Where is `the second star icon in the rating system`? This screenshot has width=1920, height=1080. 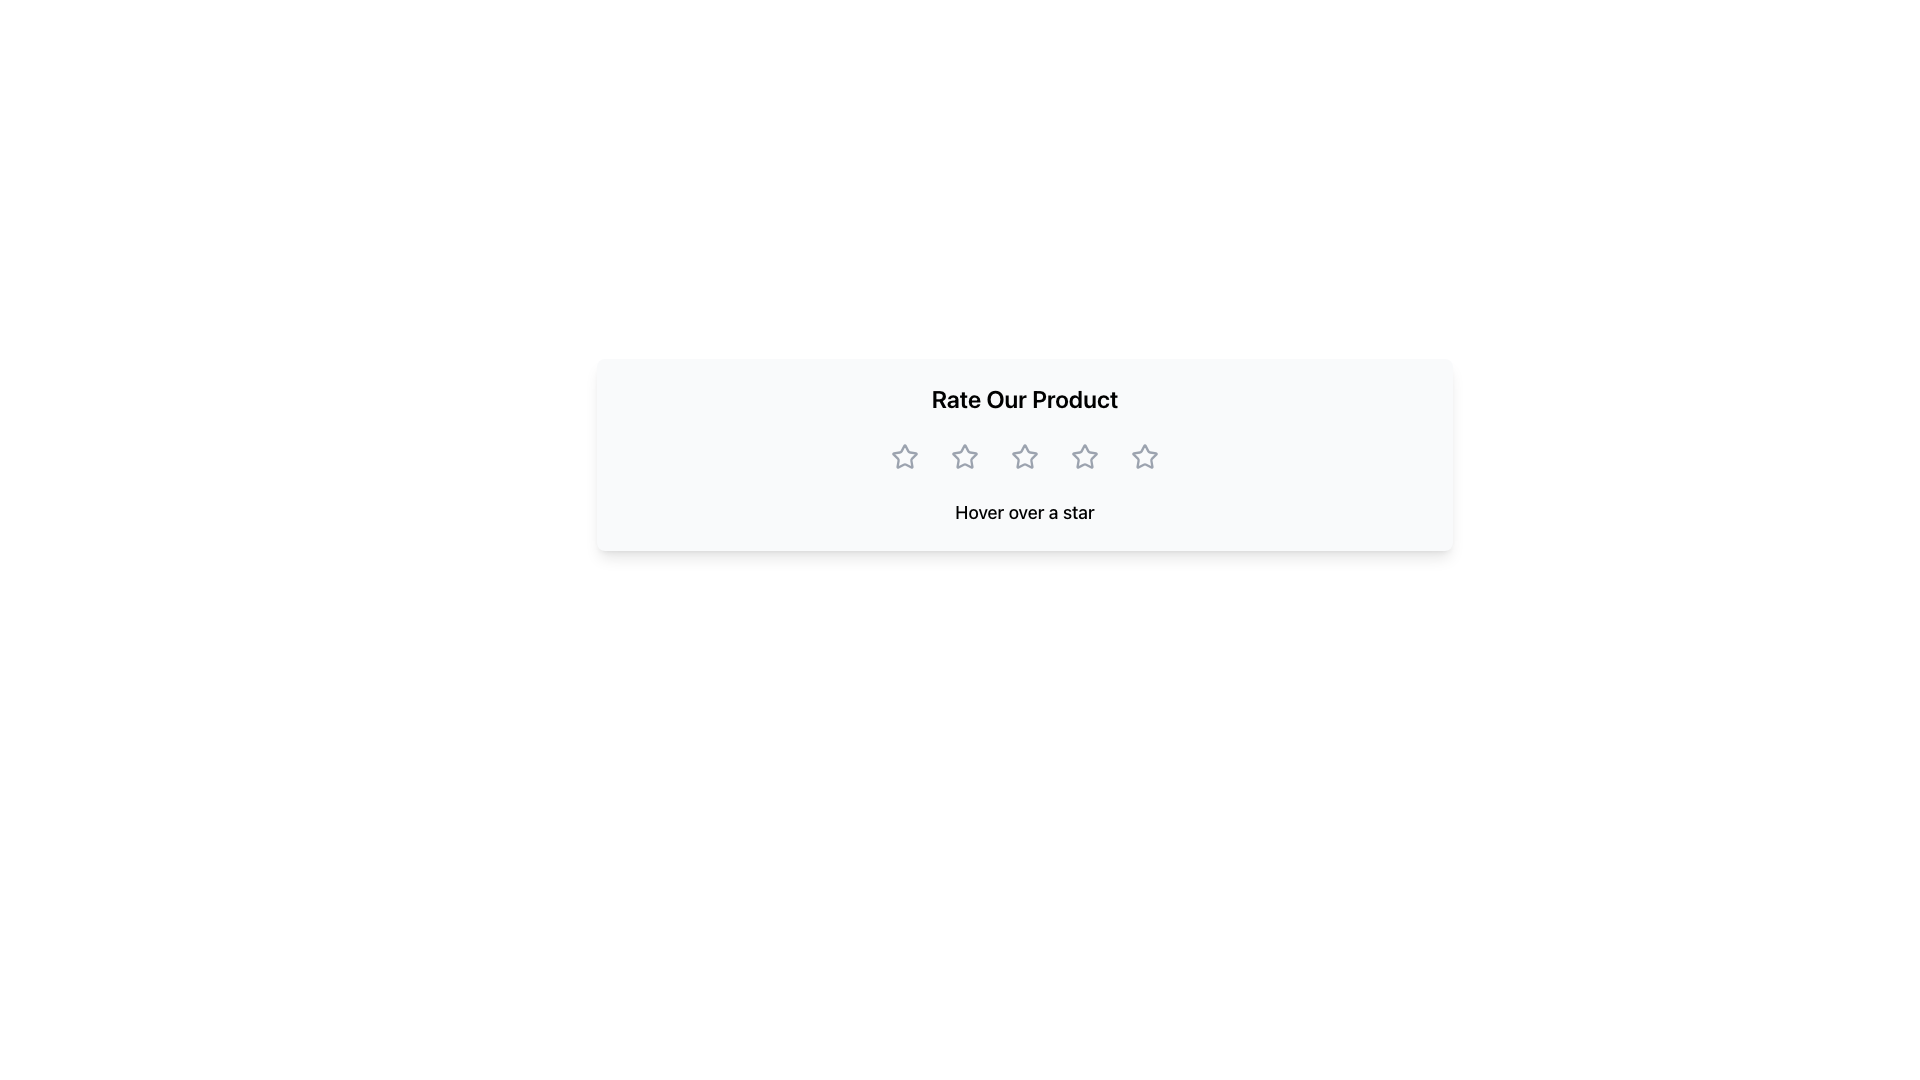 the second star icon in the rating system is located at coordinates (964, 456).